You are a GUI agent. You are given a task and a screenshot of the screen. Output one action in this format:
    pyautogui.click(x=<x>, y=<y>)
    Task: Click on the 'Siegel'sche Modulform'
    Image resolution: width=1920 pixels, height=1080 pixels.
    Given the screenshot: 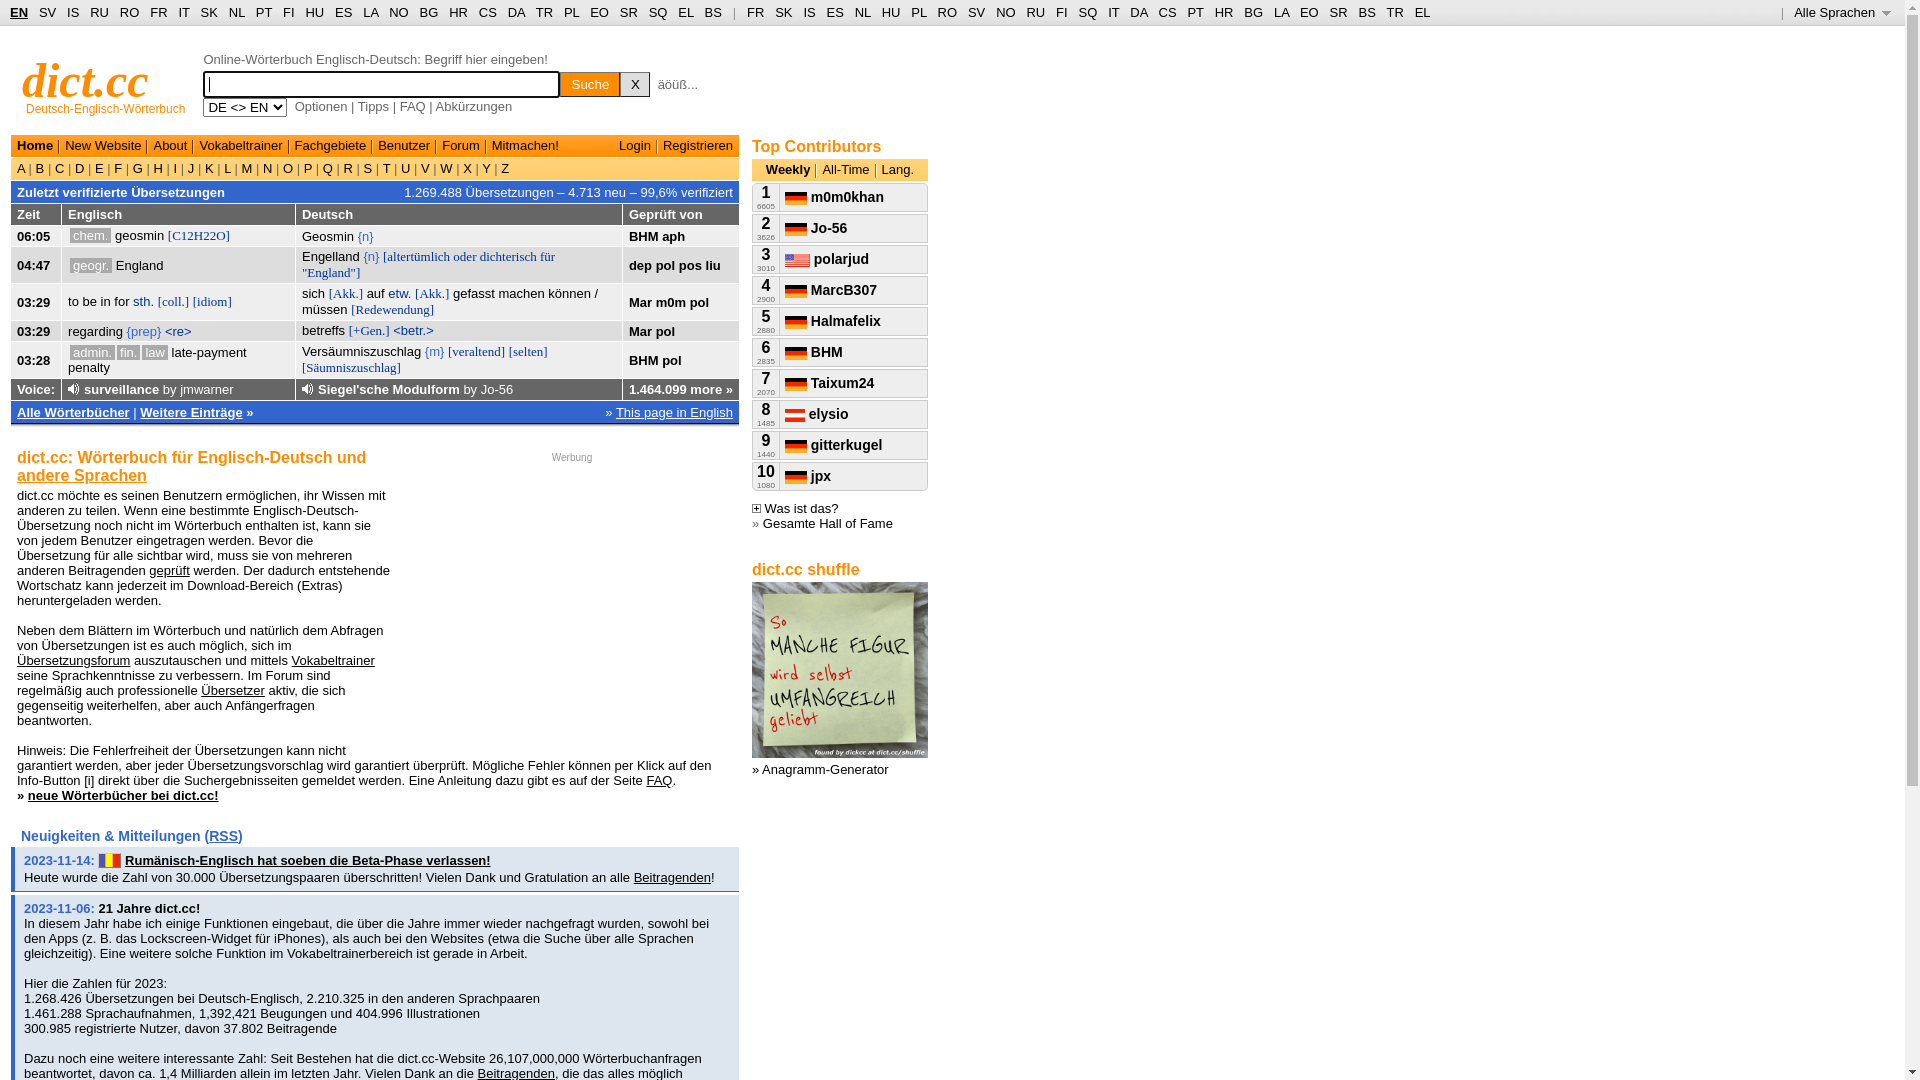 What is the action you would take?
    pyautogui.click(x=316, y=389)
    